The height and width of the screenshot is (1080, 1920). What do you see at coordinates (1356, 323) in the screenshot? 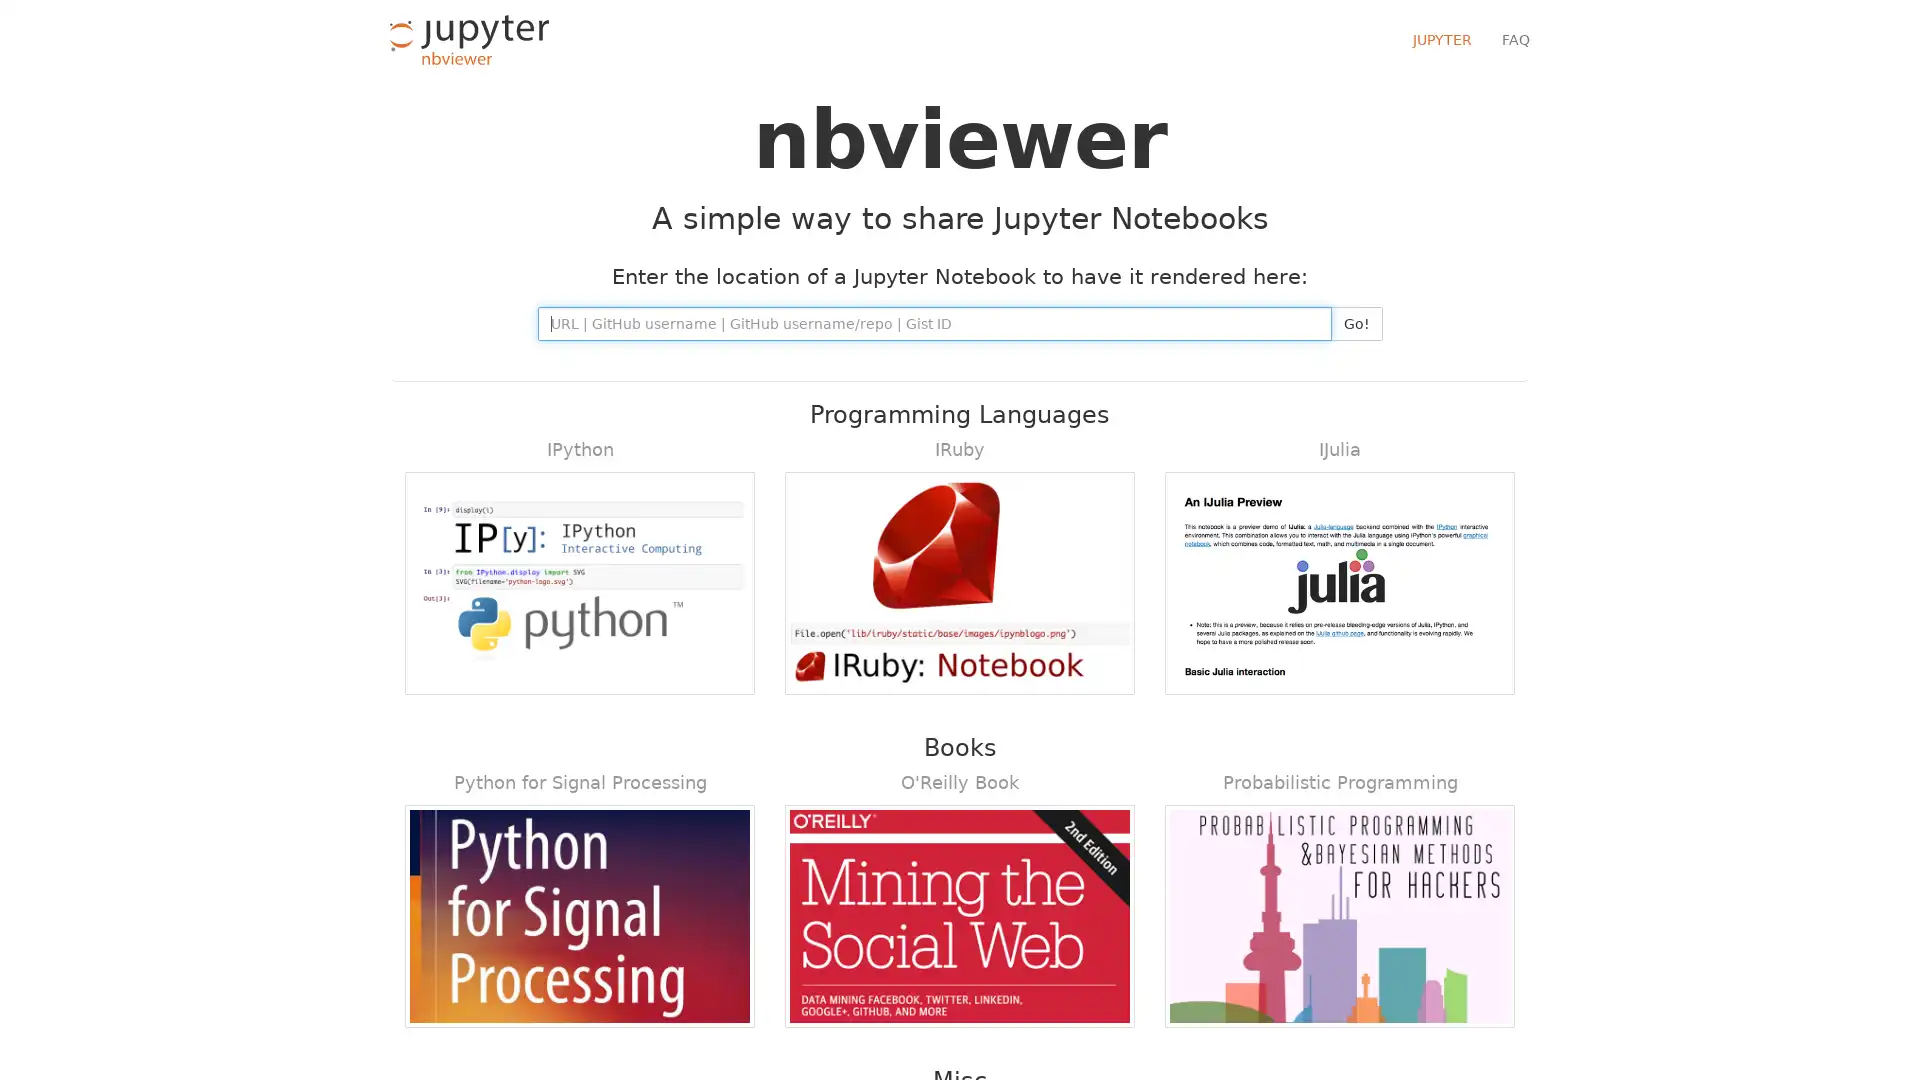
I see `Go!` at bounding box center [1356, 323].